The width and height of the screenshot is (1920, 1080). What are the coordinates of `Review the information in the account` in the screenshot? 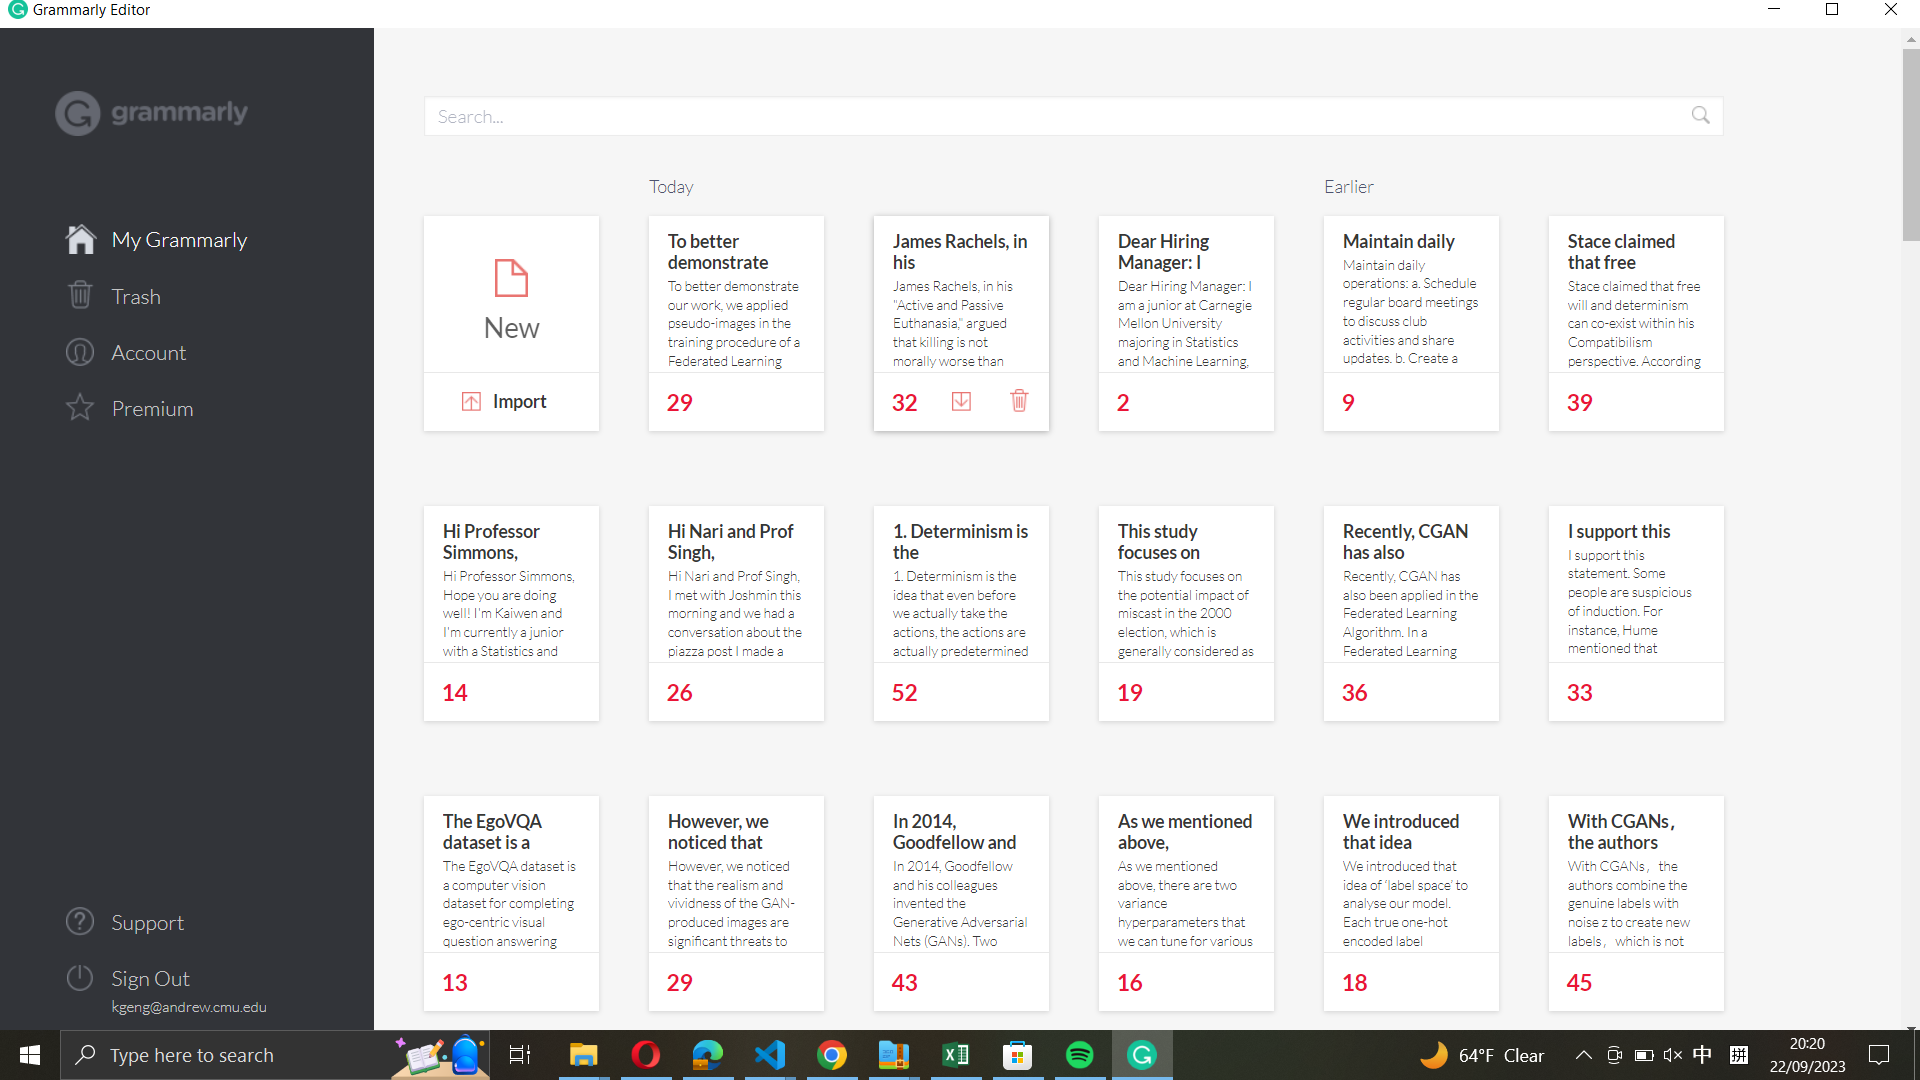 It's located at (187, 349).